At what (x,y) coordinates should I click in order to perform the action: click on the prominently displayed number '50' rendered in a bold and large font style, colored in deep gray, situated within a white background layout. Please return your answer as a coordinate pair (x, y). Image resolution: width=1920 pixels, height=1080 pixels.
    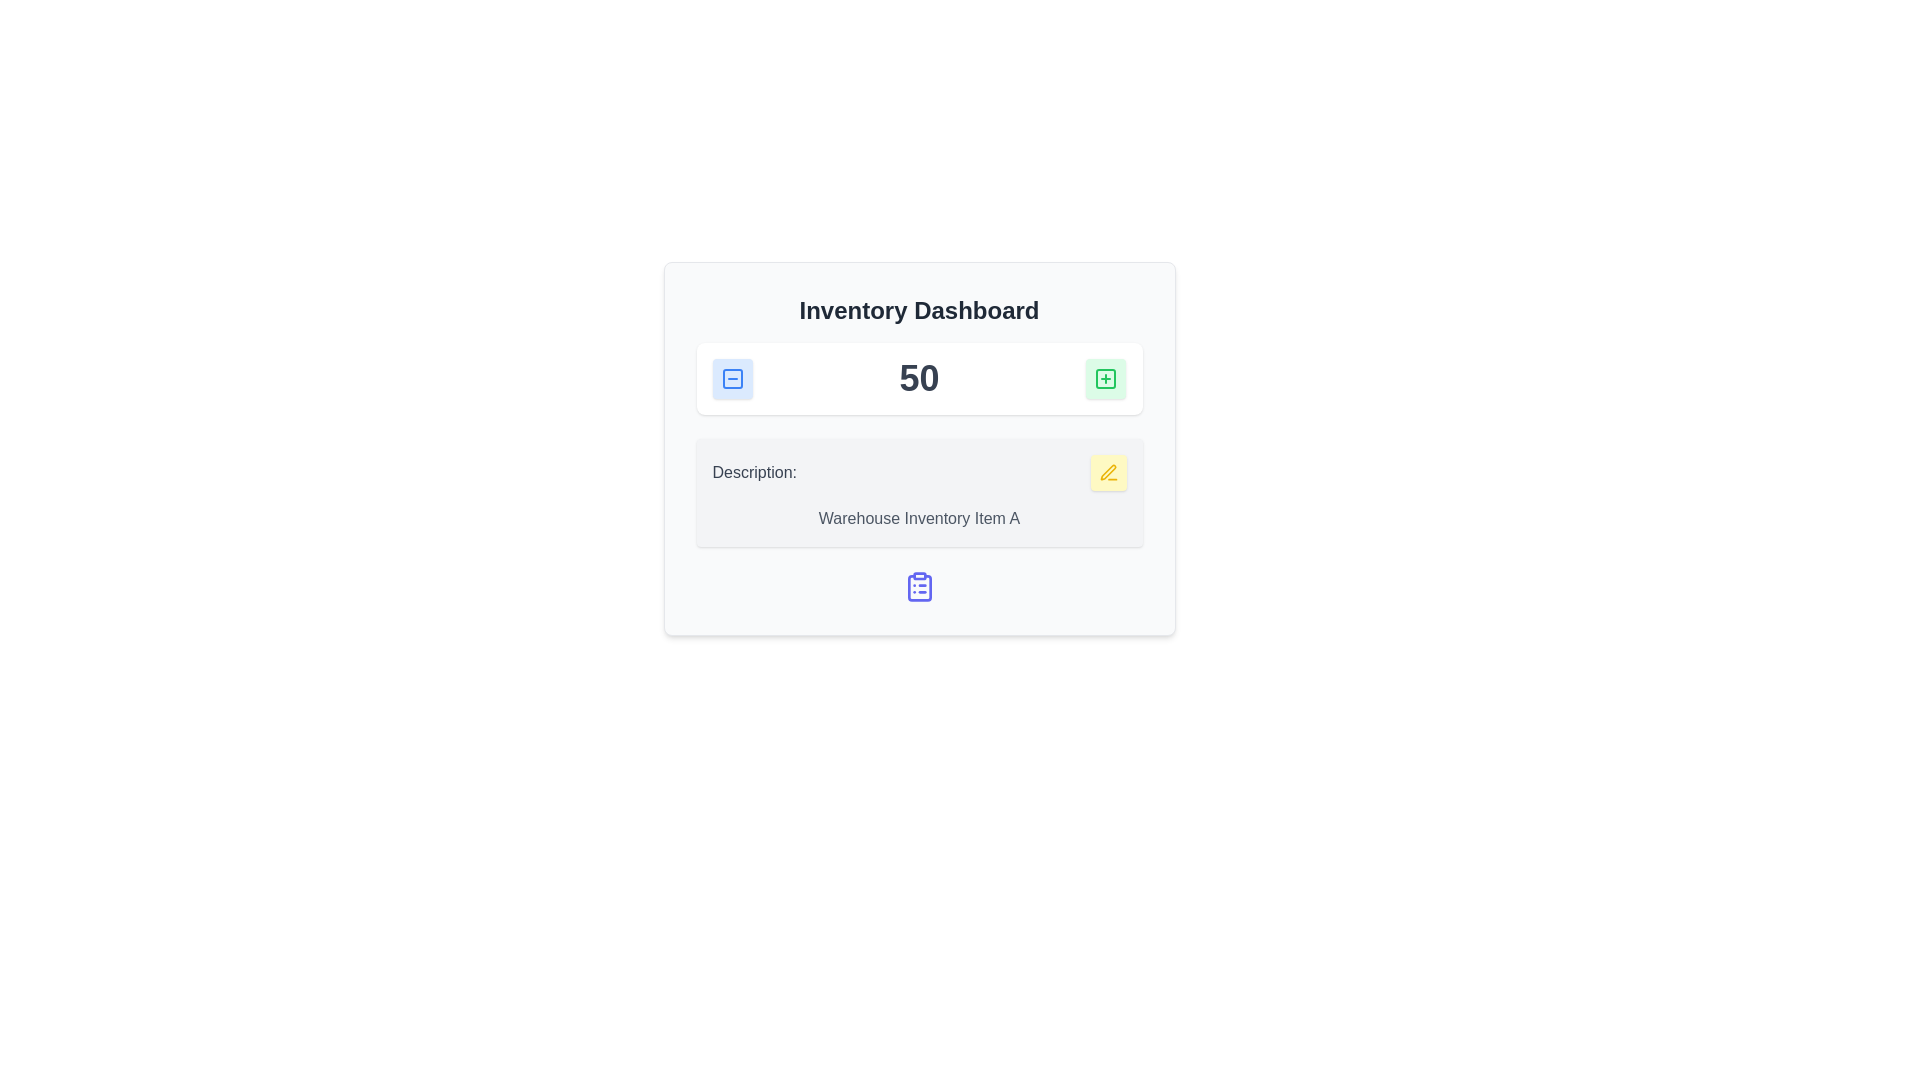
    Looking at the image, I should click on (918, 378).